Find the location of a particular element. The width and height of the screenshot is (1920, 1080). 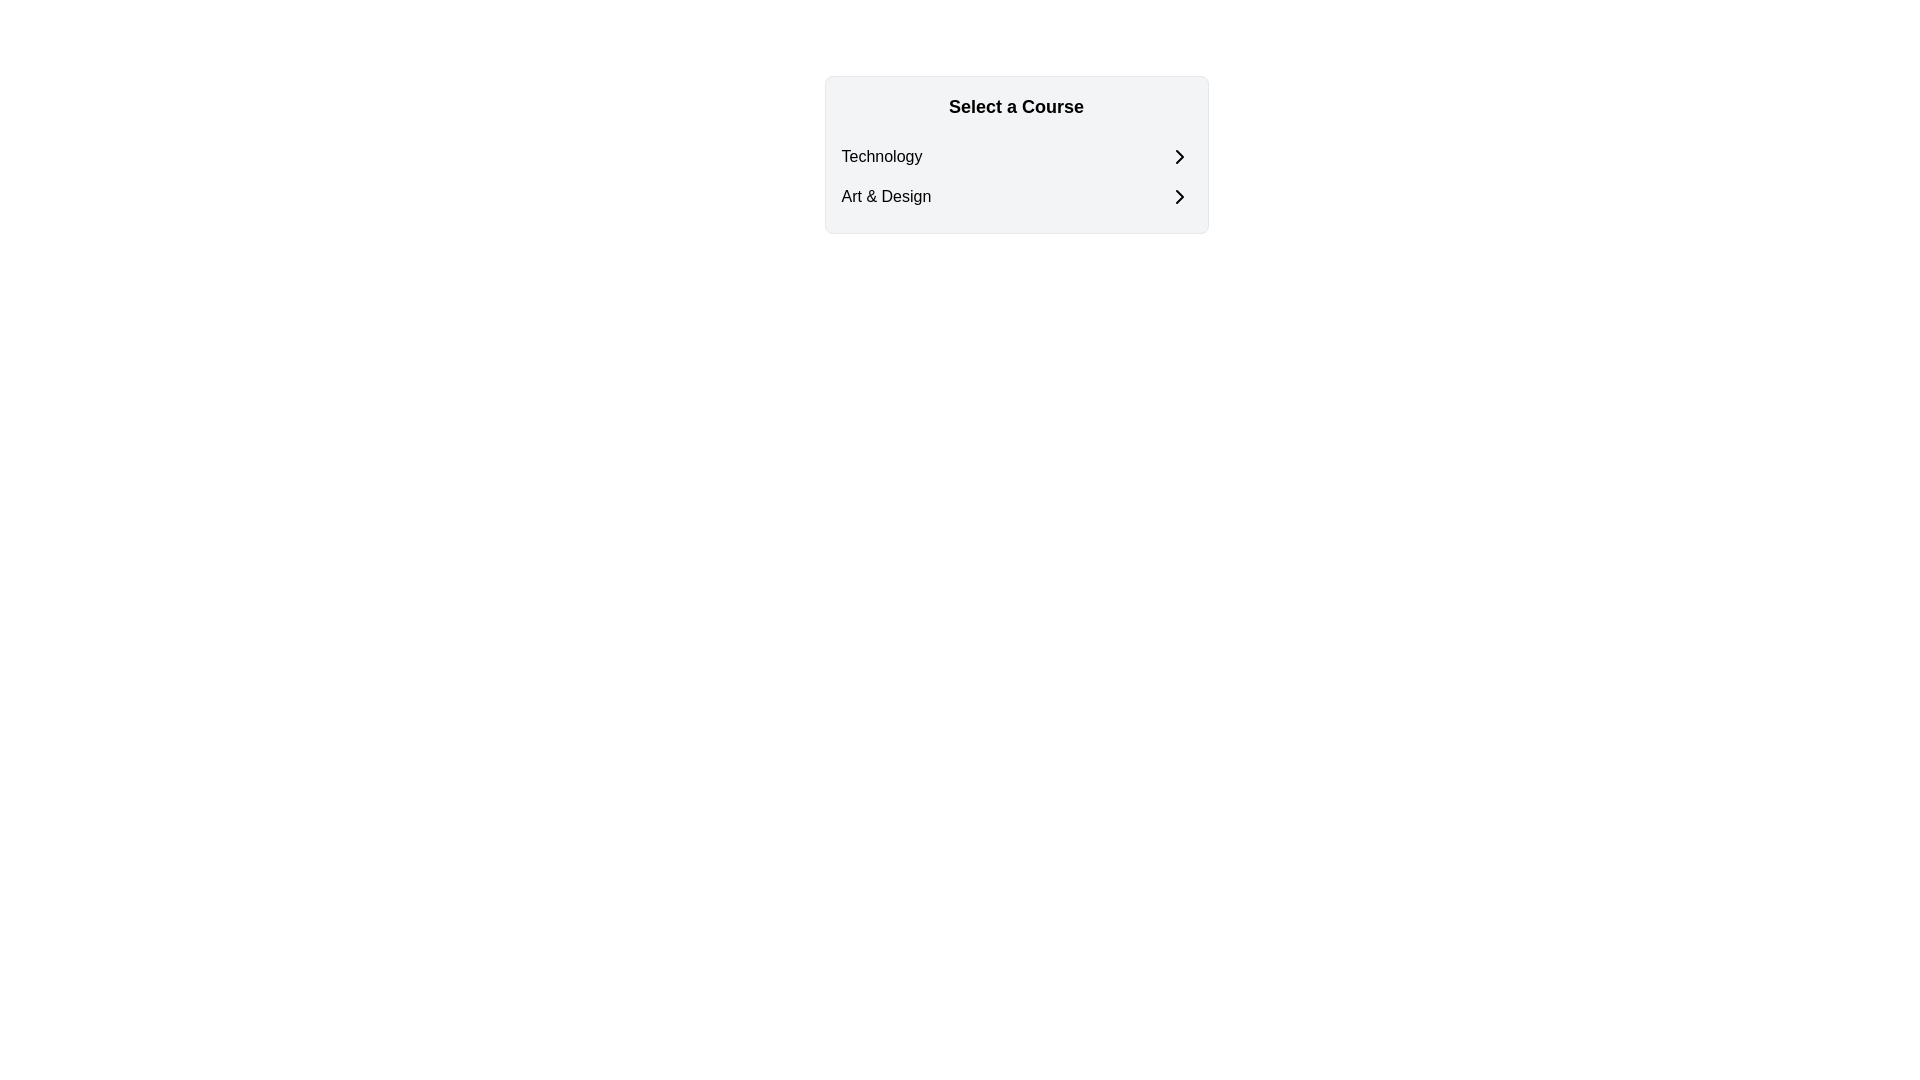

the 'Art & Design' text label, which is the second item is located at coordinates (885, 196).